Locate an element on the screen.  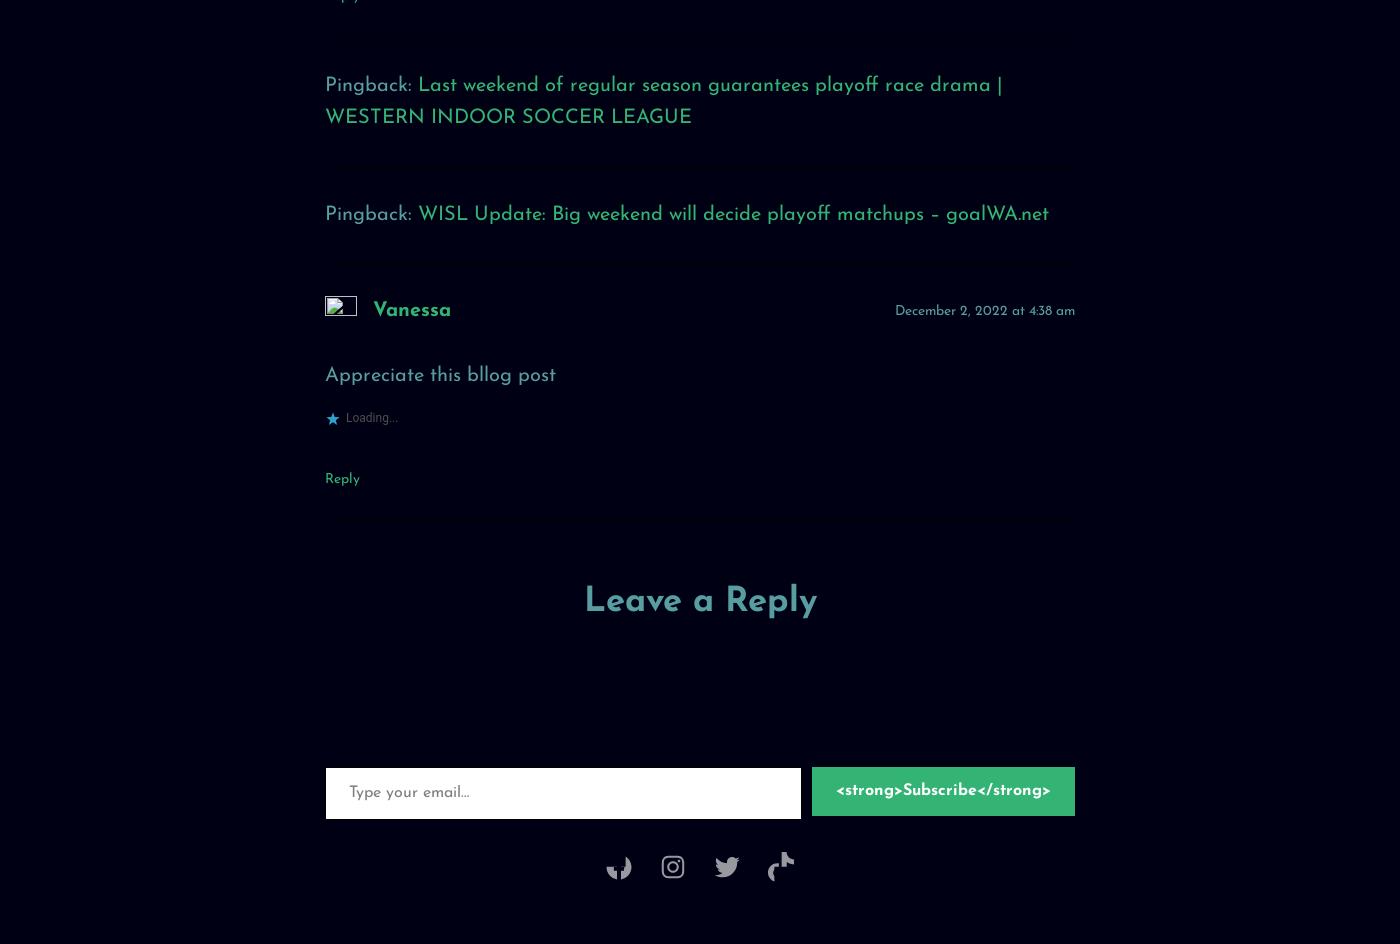
'Last weekend of regular season guarantees playoff race drama | WESTERN INDOOR SOCCER LEAGUE' is located at coordinates (324, 100).